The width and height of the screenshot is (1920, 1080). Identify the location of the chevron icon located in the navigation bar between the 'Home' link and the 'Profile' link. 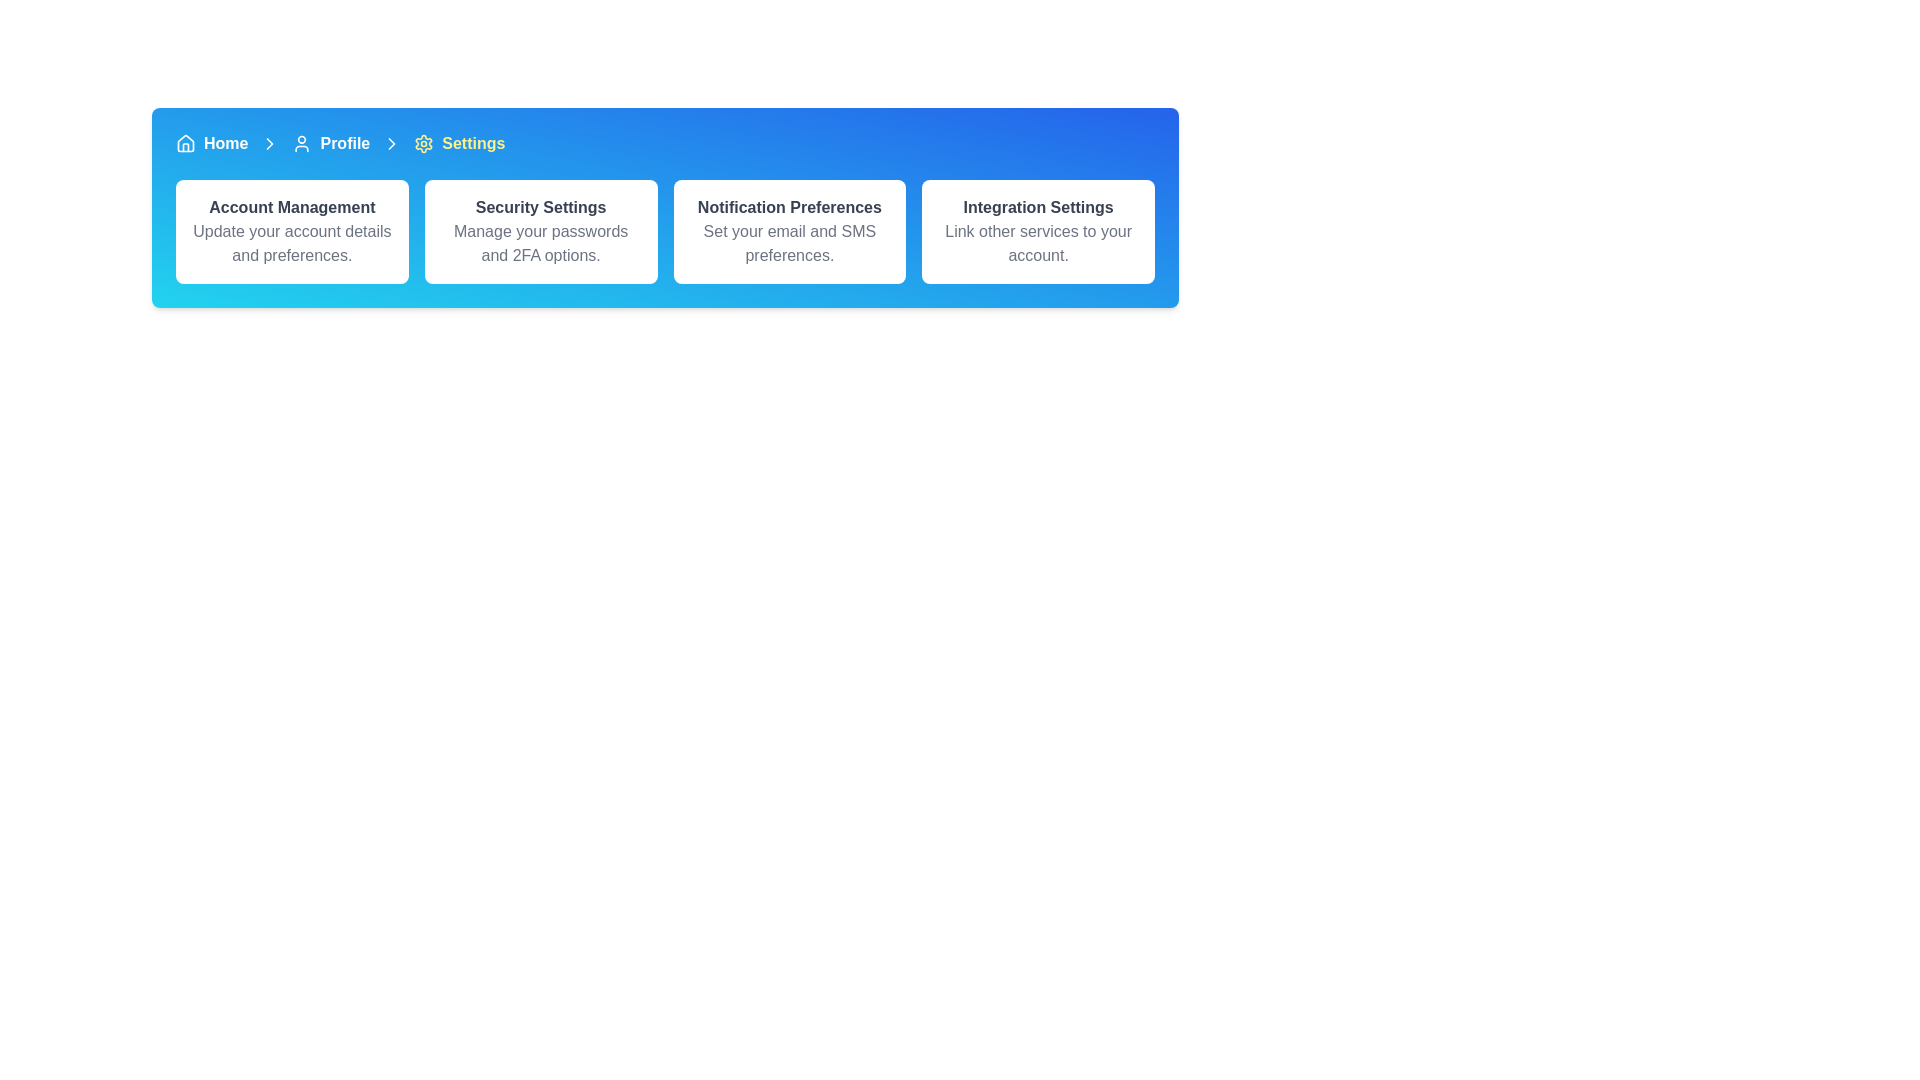
(392, 142).